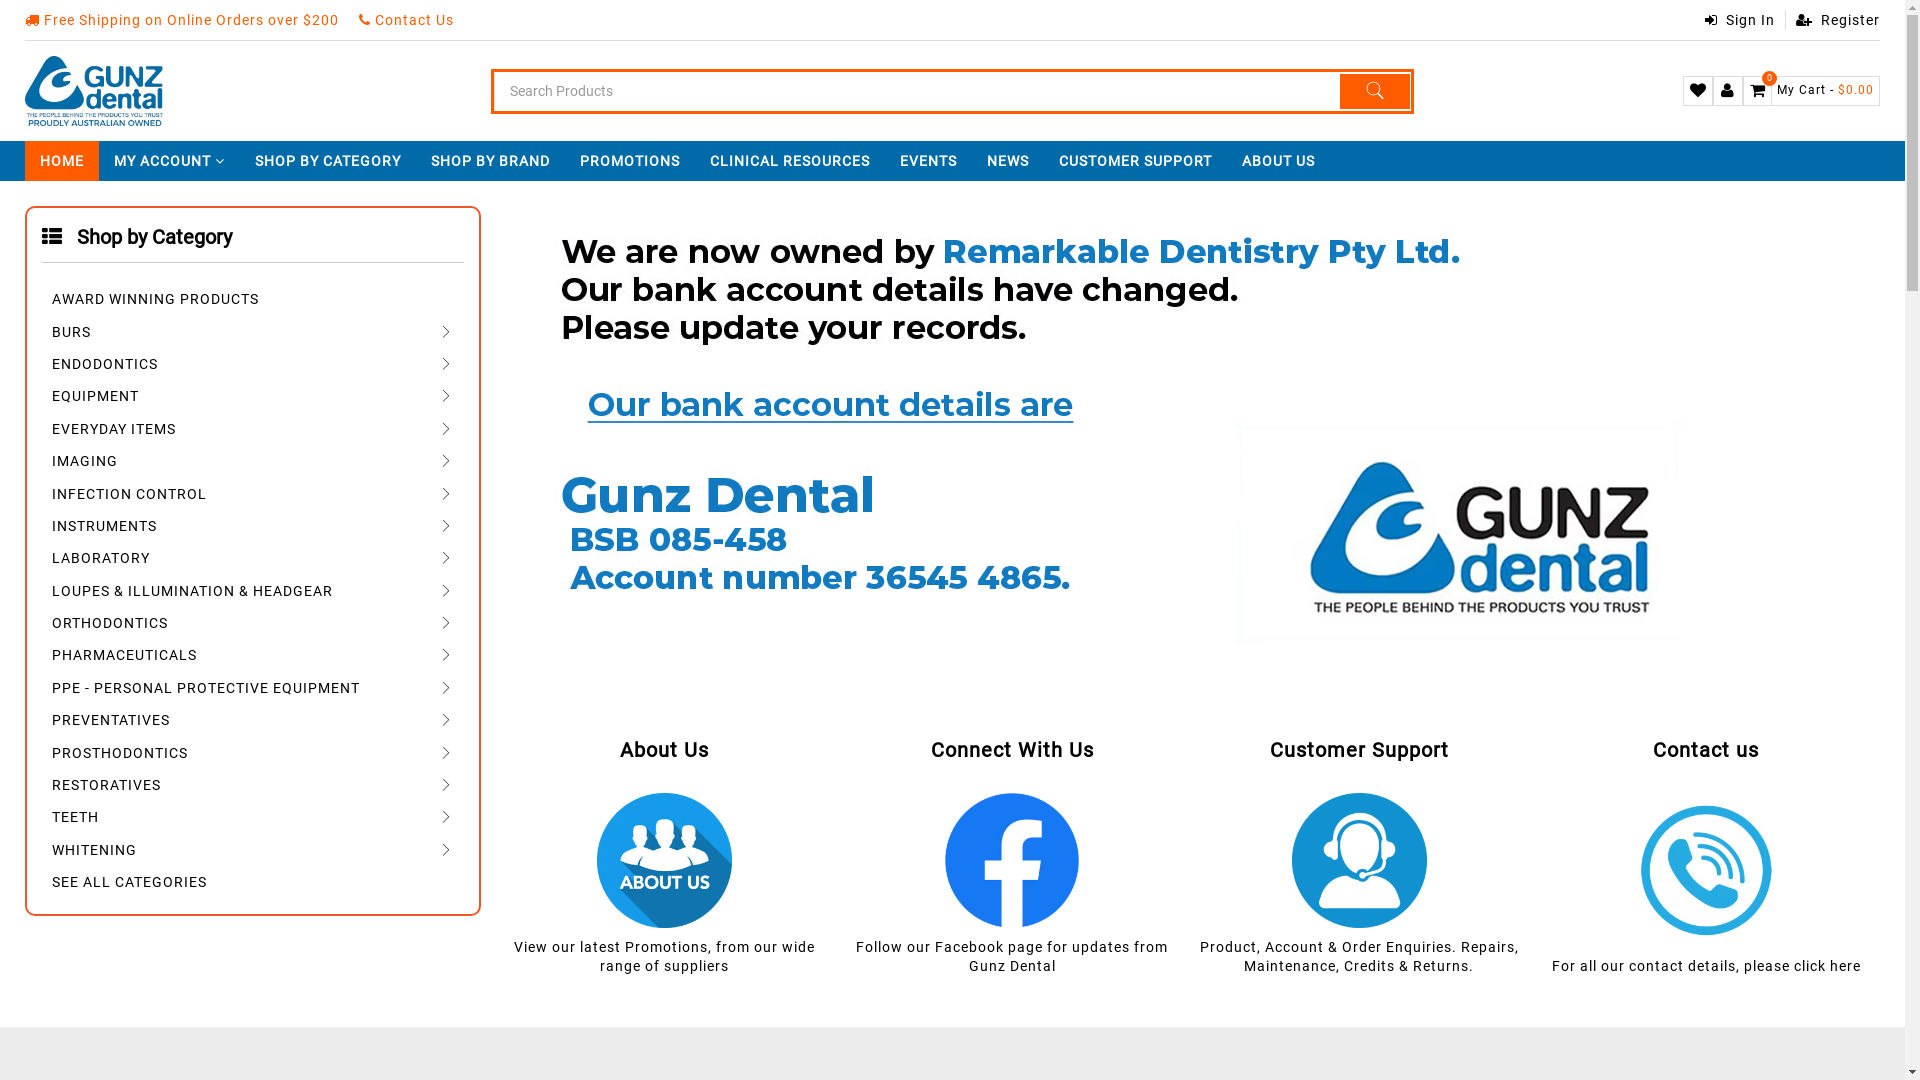 The height and width of the screenshot is (1080, 1920). What do you see at coordinates (855, 955) in the screenshot?
I see `'Follow our Facebook page for updates from Gunz Dental'` at bounding box center [855, 955].